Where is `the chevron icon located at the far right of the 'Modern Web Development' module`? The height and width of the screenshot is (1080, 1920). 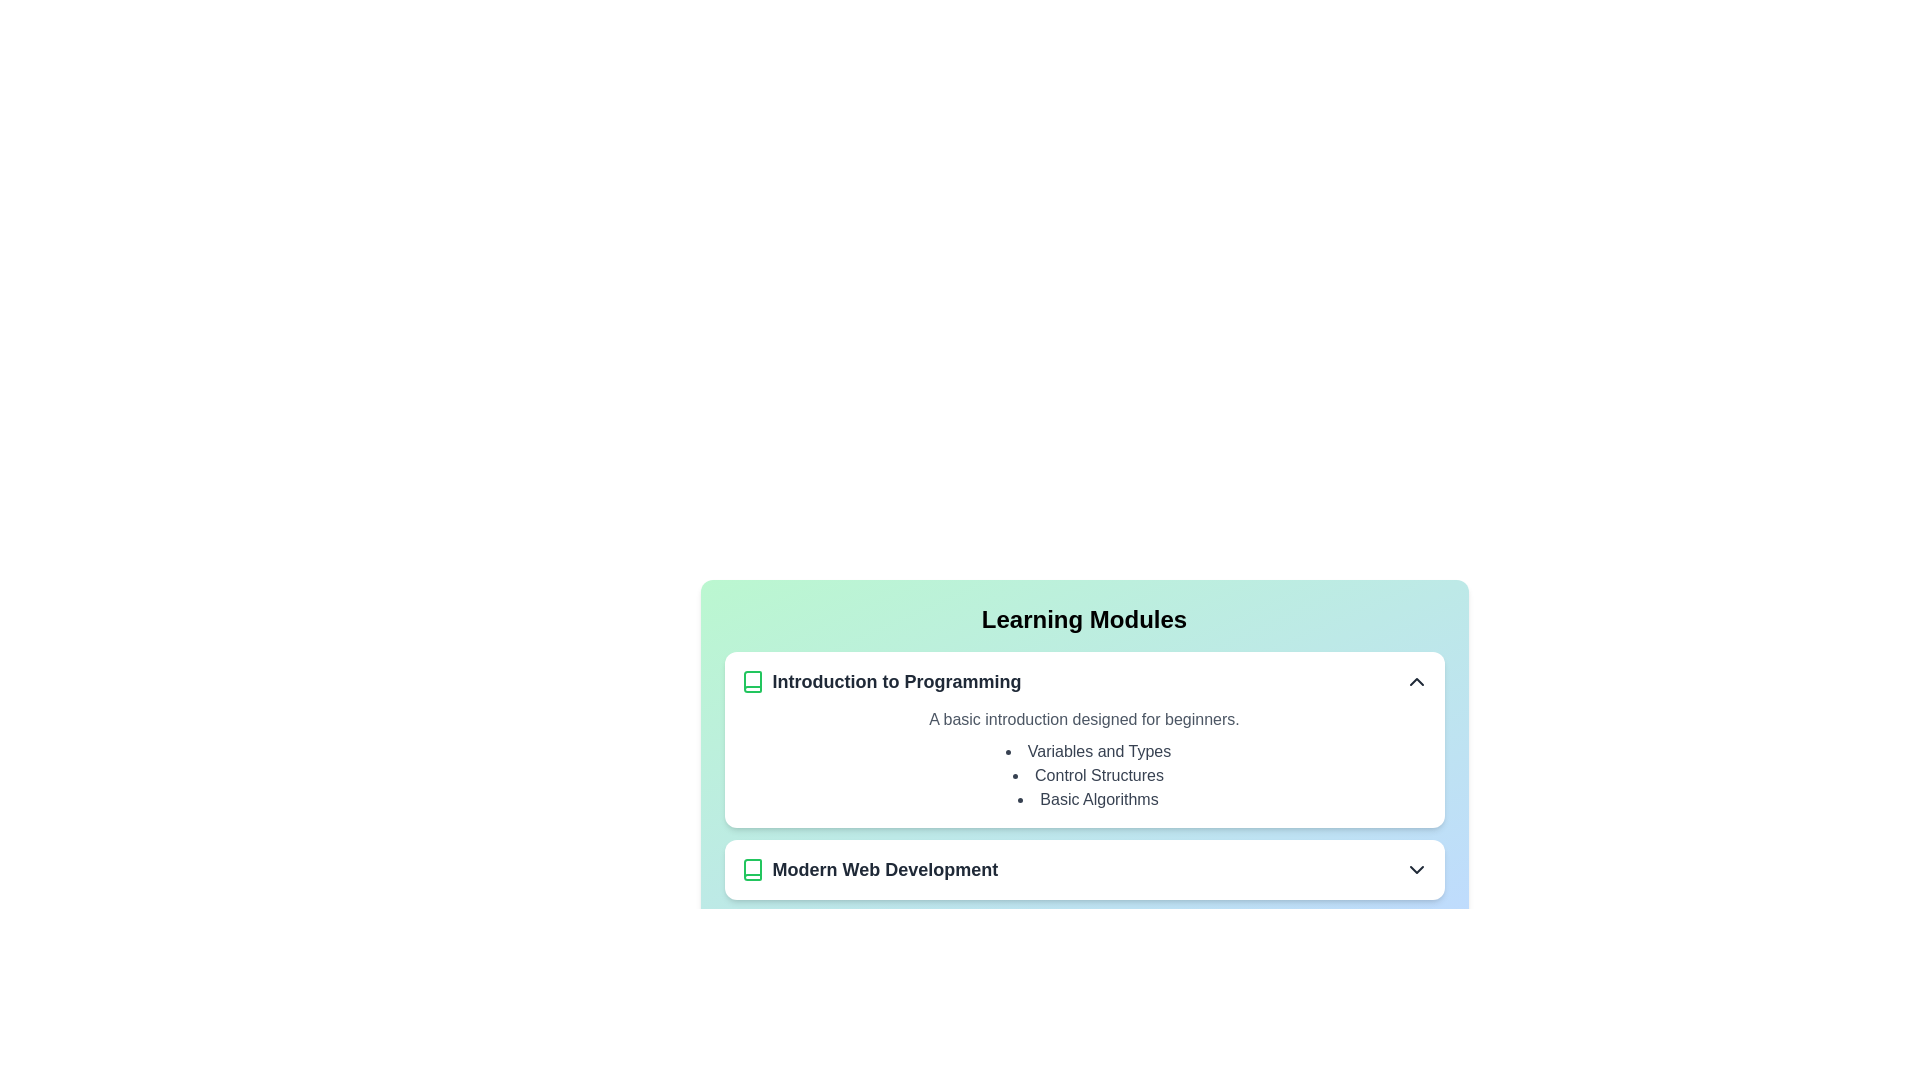
the chevron icon located at the far right of the 'Modern Web Development' module is located at coordinates (1415, 869).